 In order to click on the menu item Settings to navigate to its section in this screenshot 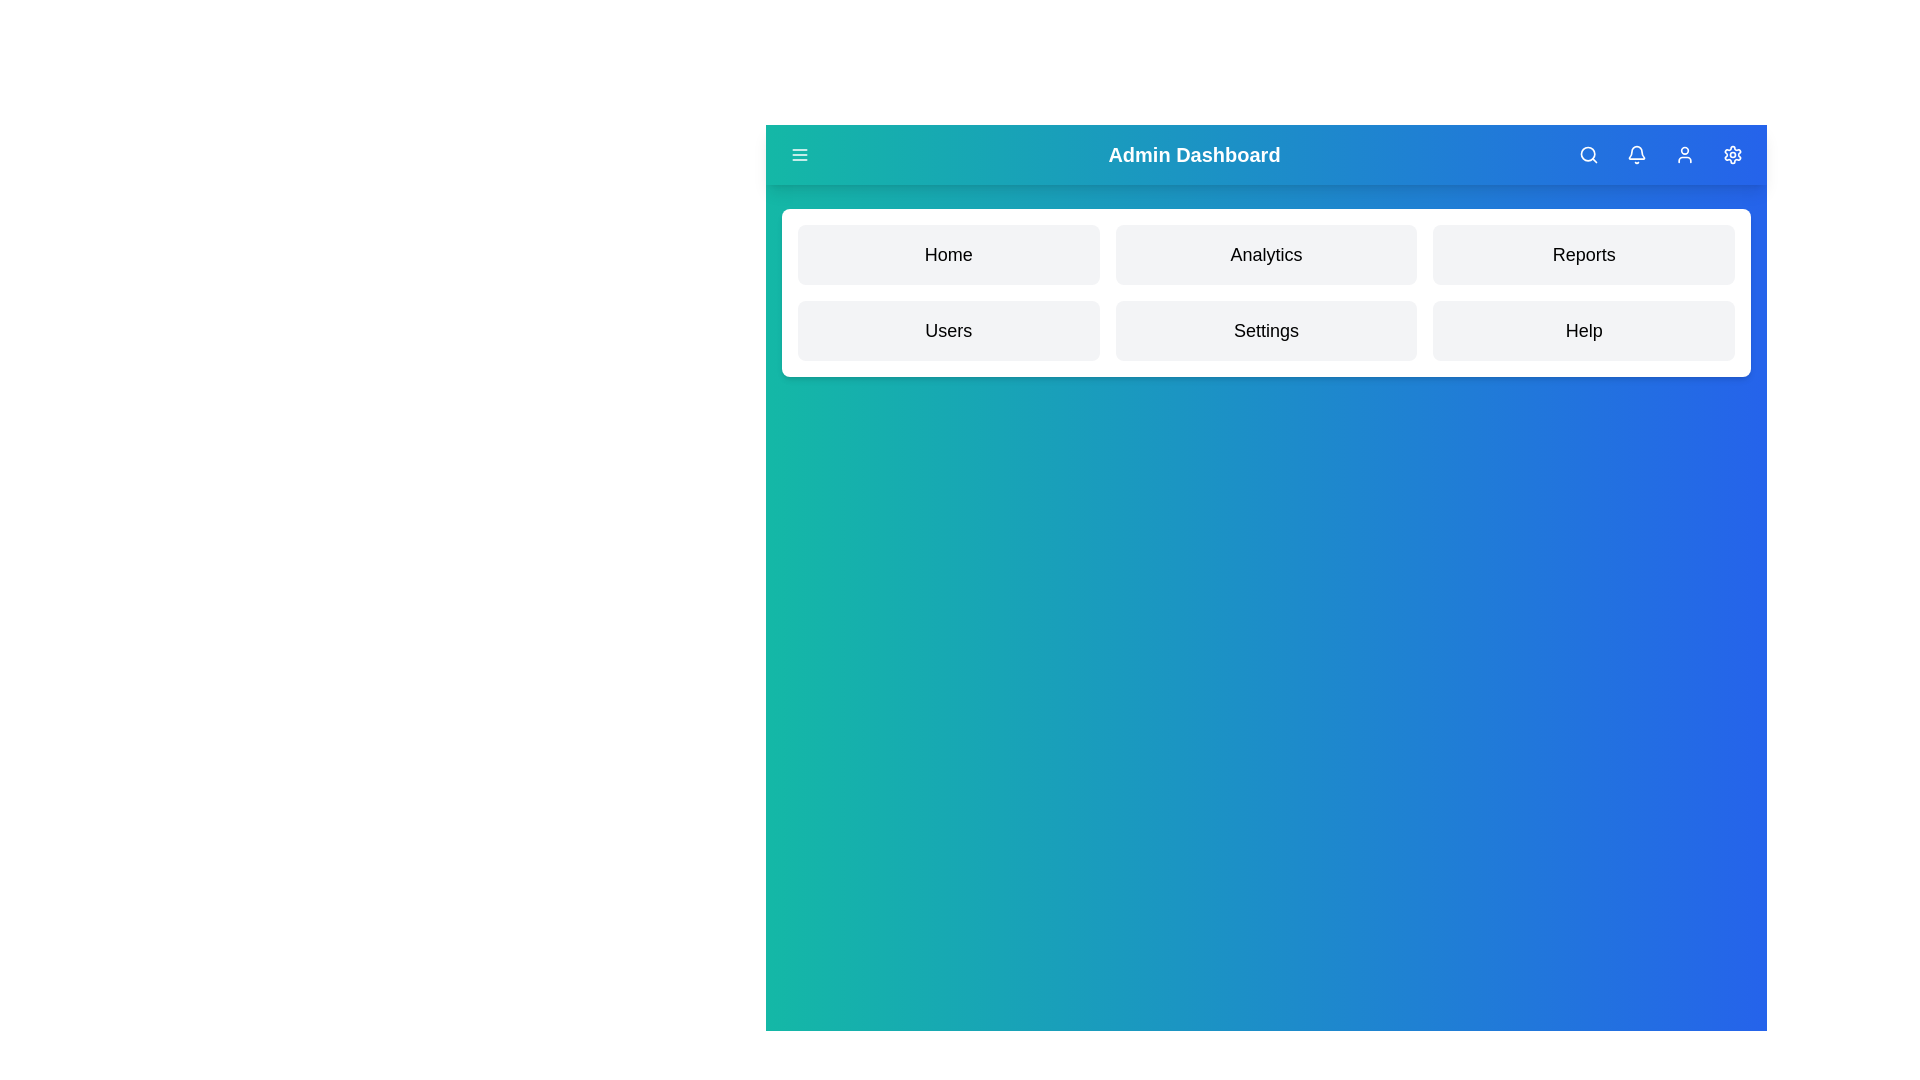, I will do `click(1265, 330)`.